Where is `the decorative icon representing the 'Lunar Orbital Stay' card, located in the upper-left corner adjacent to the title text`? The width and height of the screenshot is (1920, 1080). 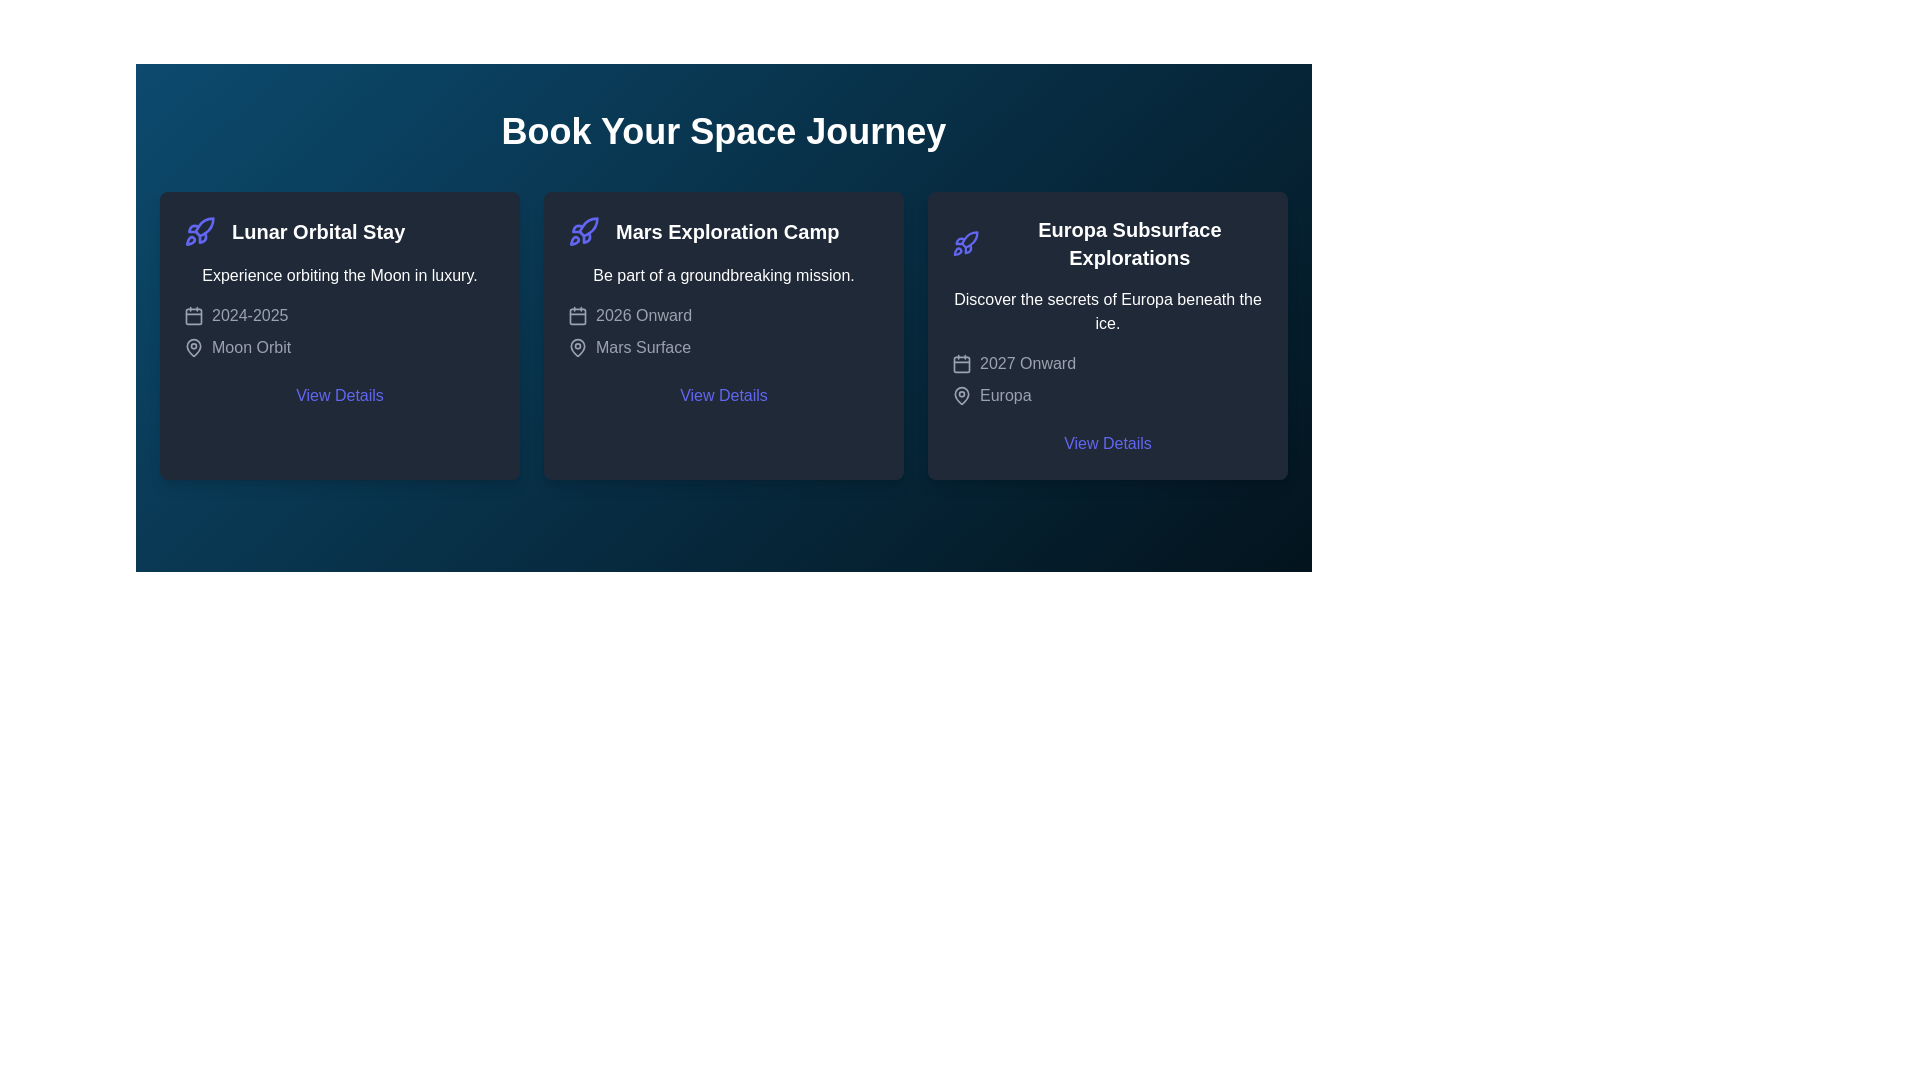 the decorative icon representing the 'Lunar Orbital Stay' card, located in the upper-left corner adjacent to the title text is located at coordinates (204, 226).